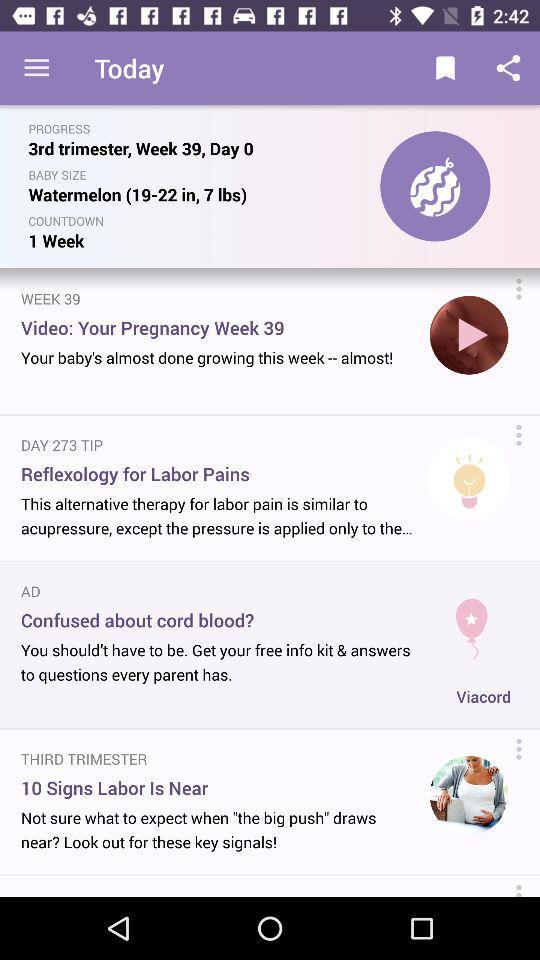 This screenshot has width=540, height=960. What do you see at coordinates (482, 696) in the screenshot?
I see `the viacord icon` at bounding box center [482, 696].